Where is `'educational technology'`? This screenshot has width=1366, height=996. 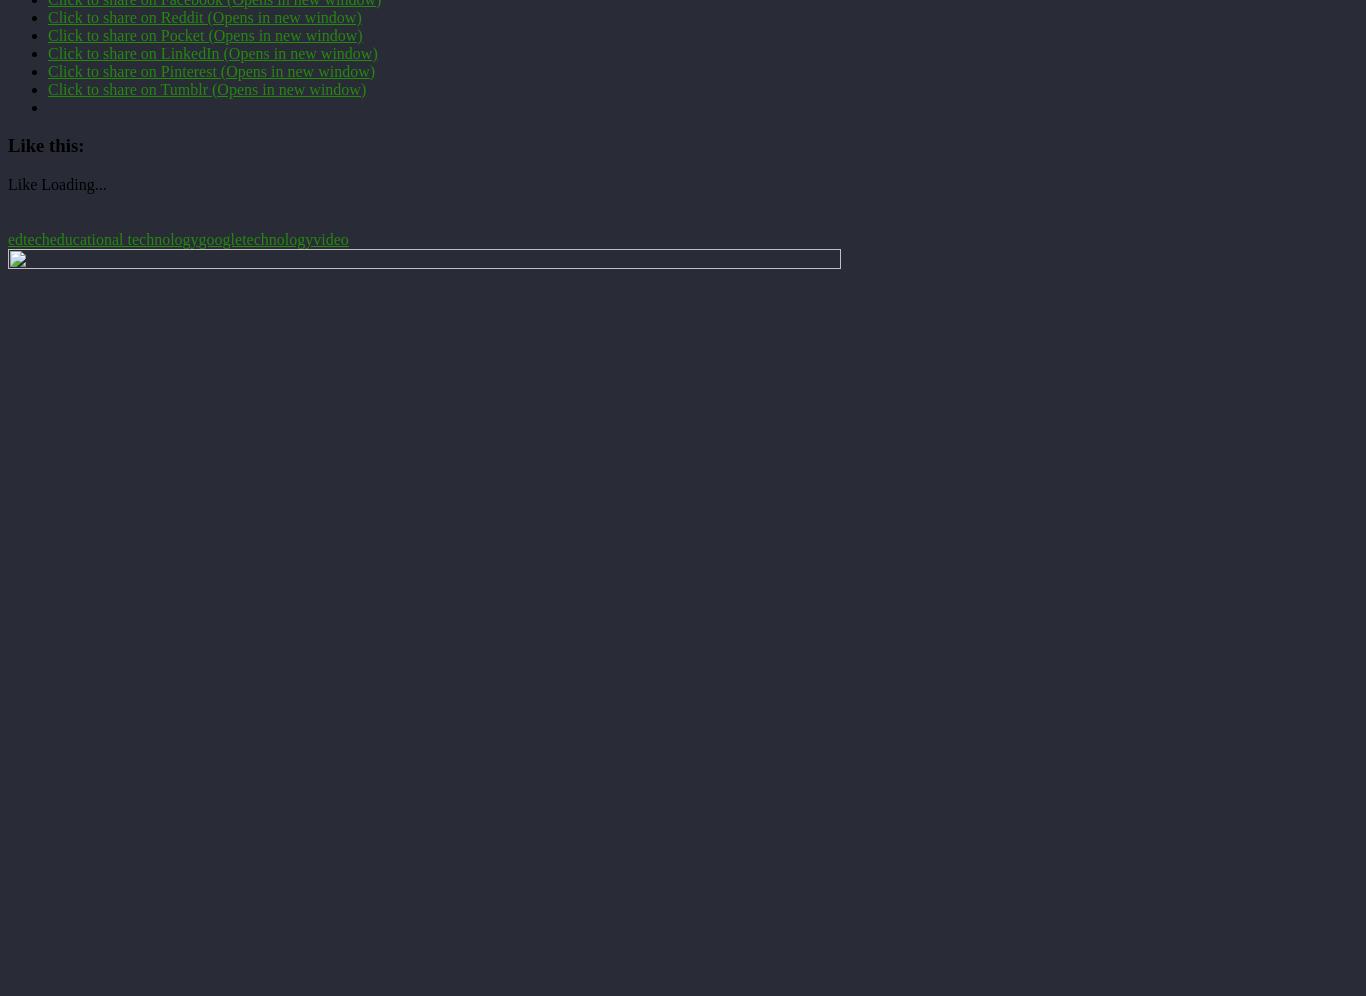 'educational technology' is located at coordinates (122, 238).